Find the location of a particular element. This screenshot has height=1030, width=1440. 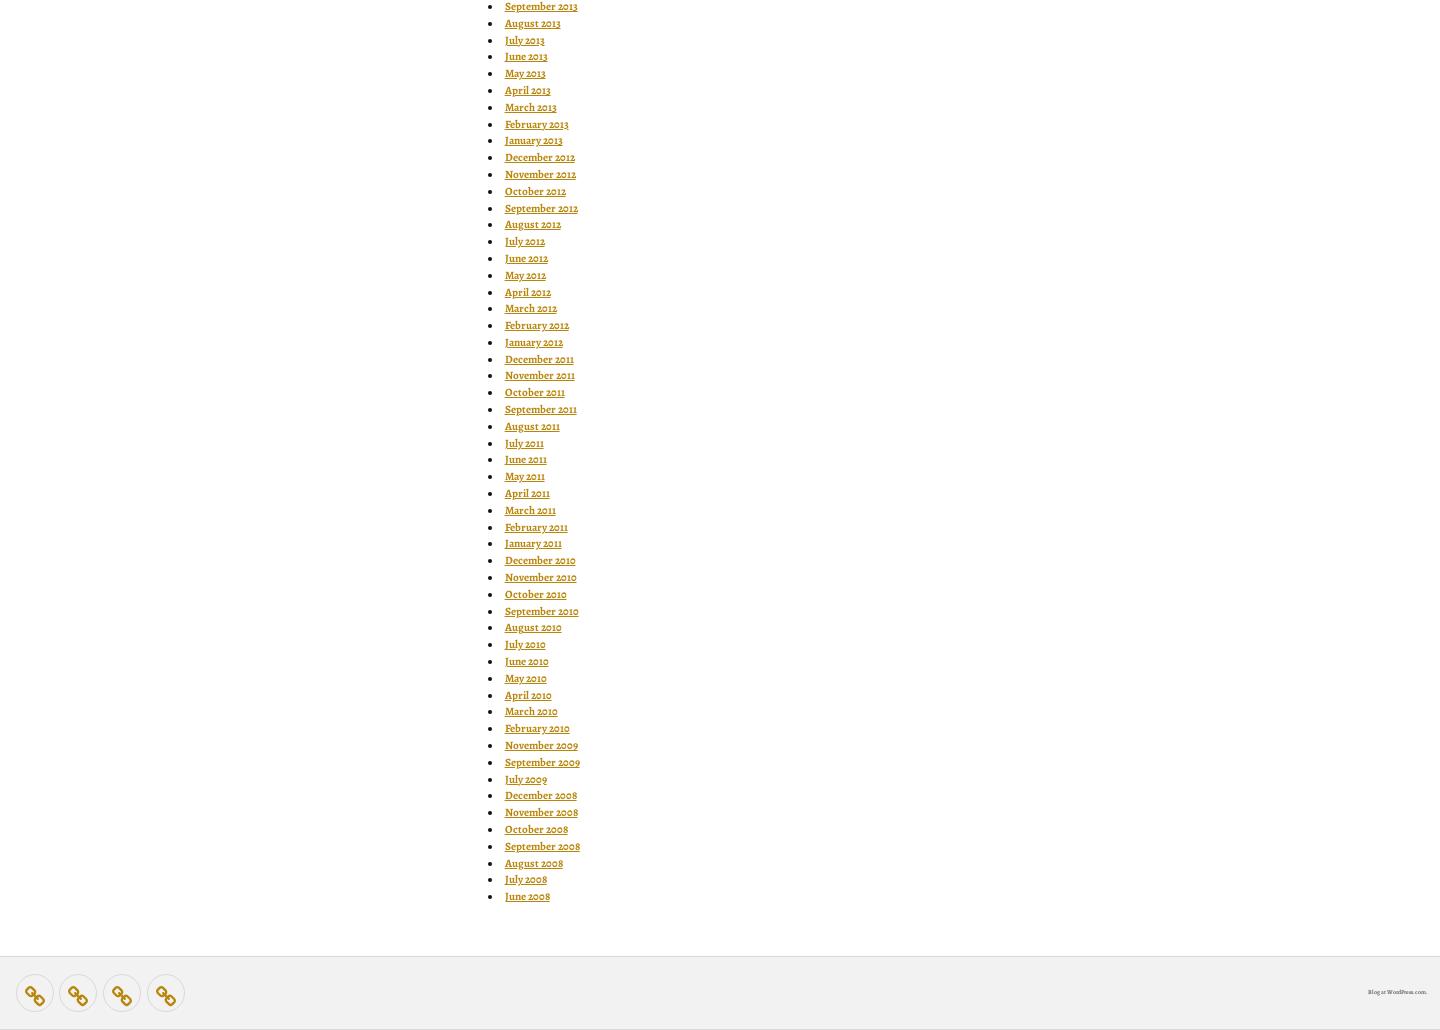

'June 2011' is located at coordinates (524, 458).